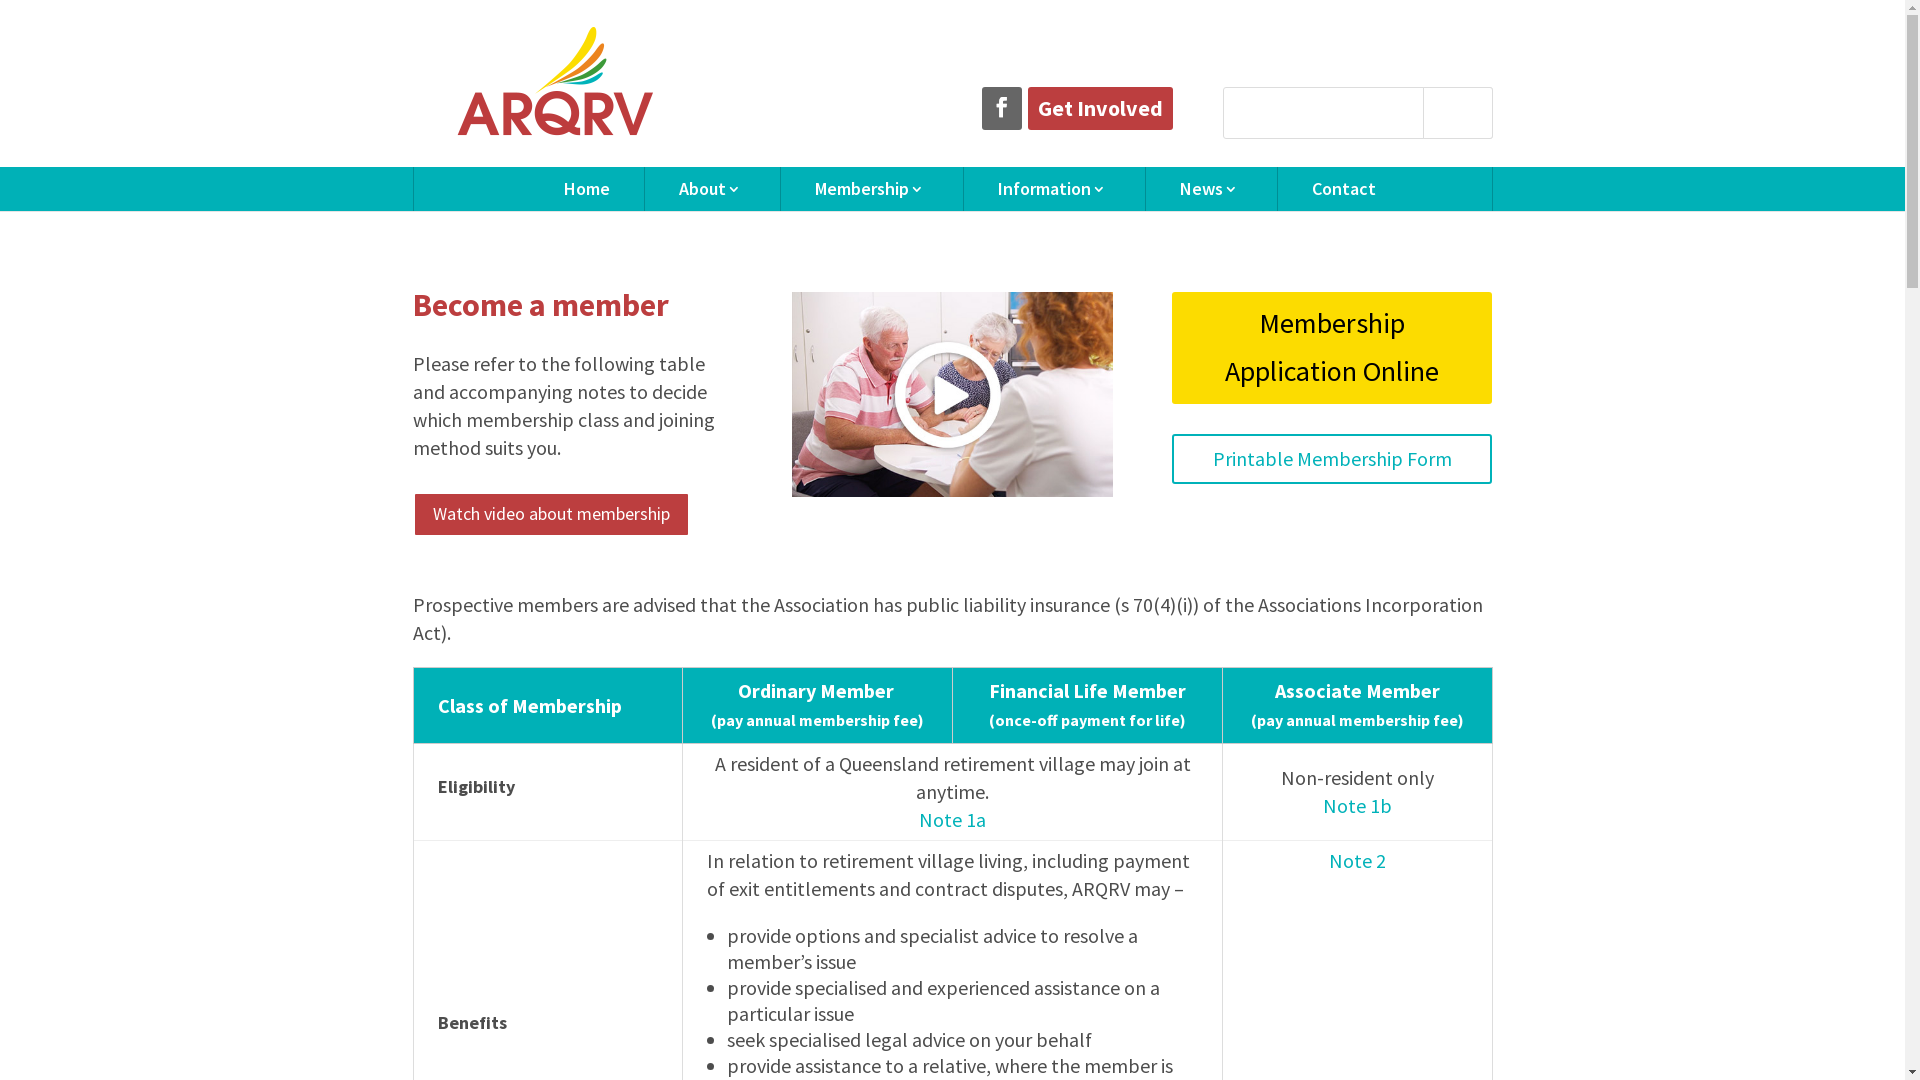 The height and width of the screenshot is (1080, 1920). Describe the element at coordinates (1357, 859) in the screenshot. I see `'Note 2'` at that location.